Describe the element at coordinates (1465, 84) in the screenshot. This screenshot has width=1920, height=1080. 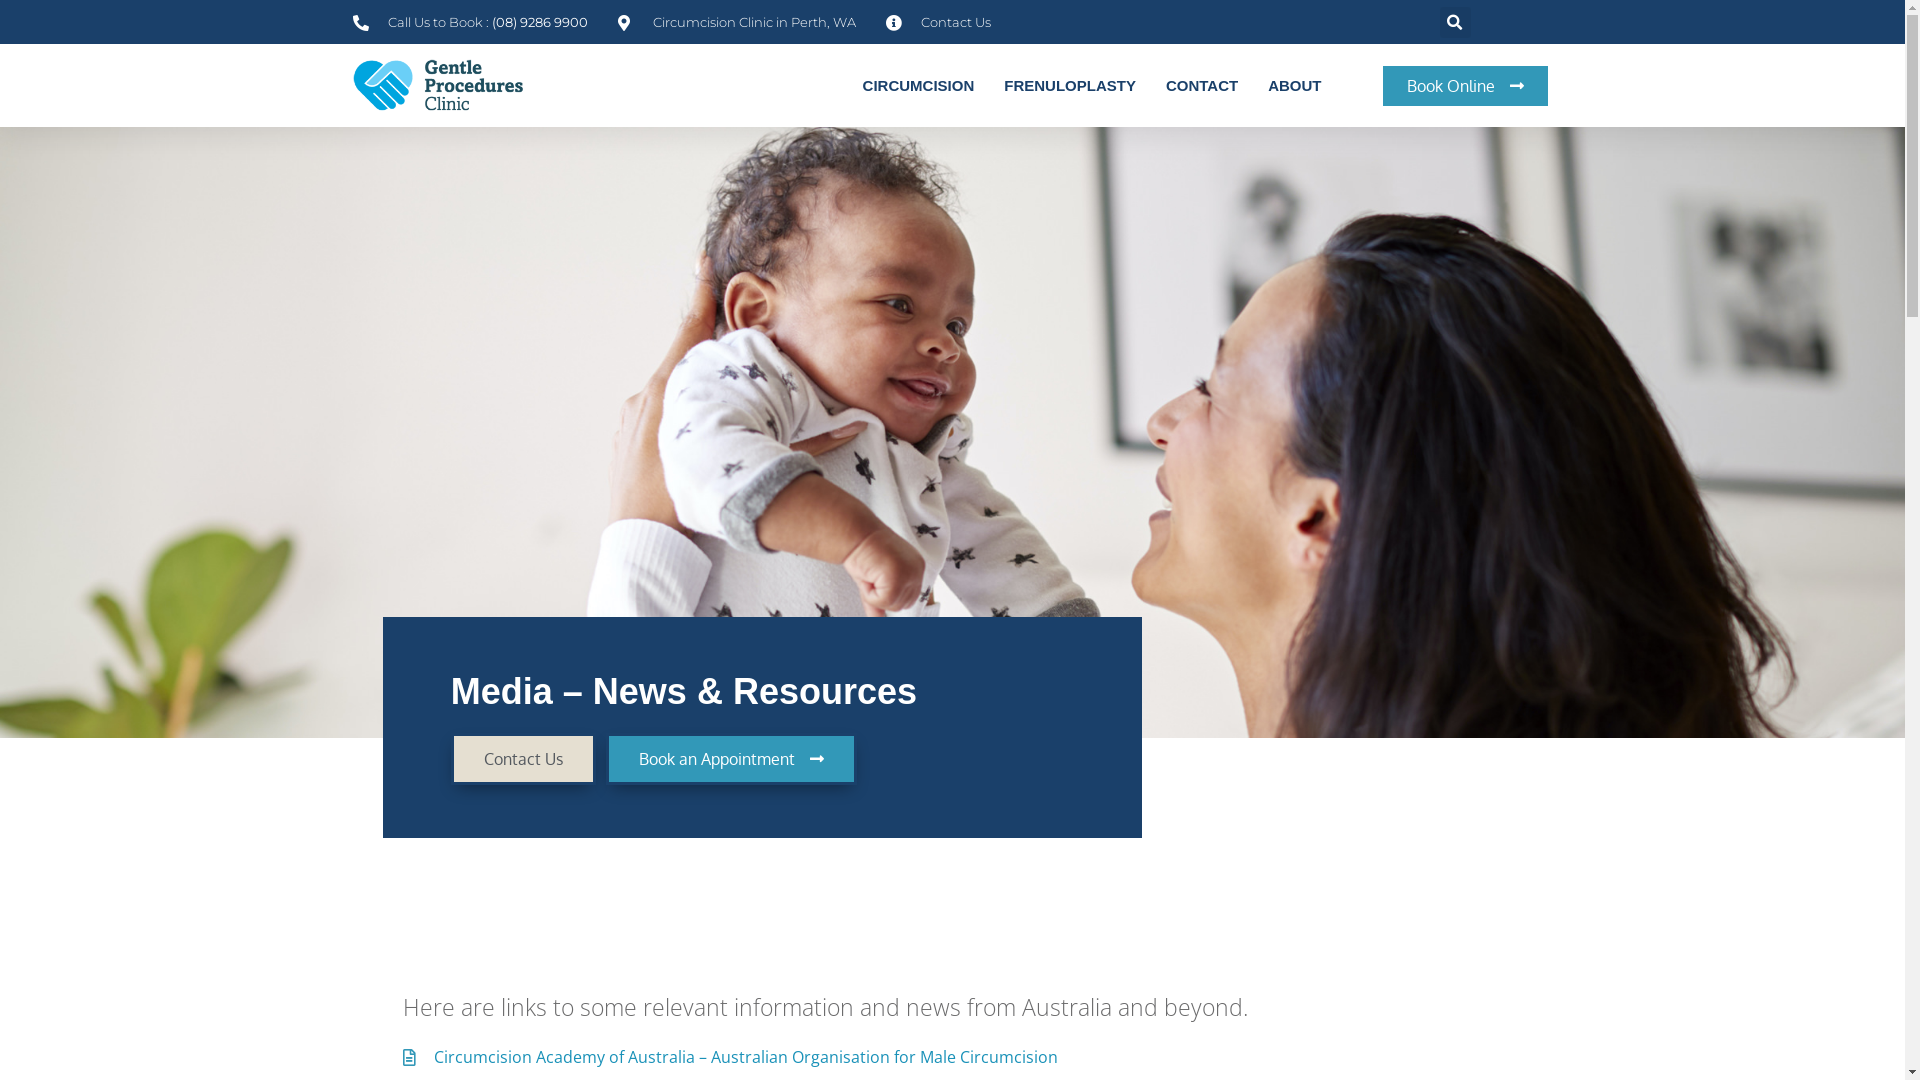
I see `'Book Online'` at that location.